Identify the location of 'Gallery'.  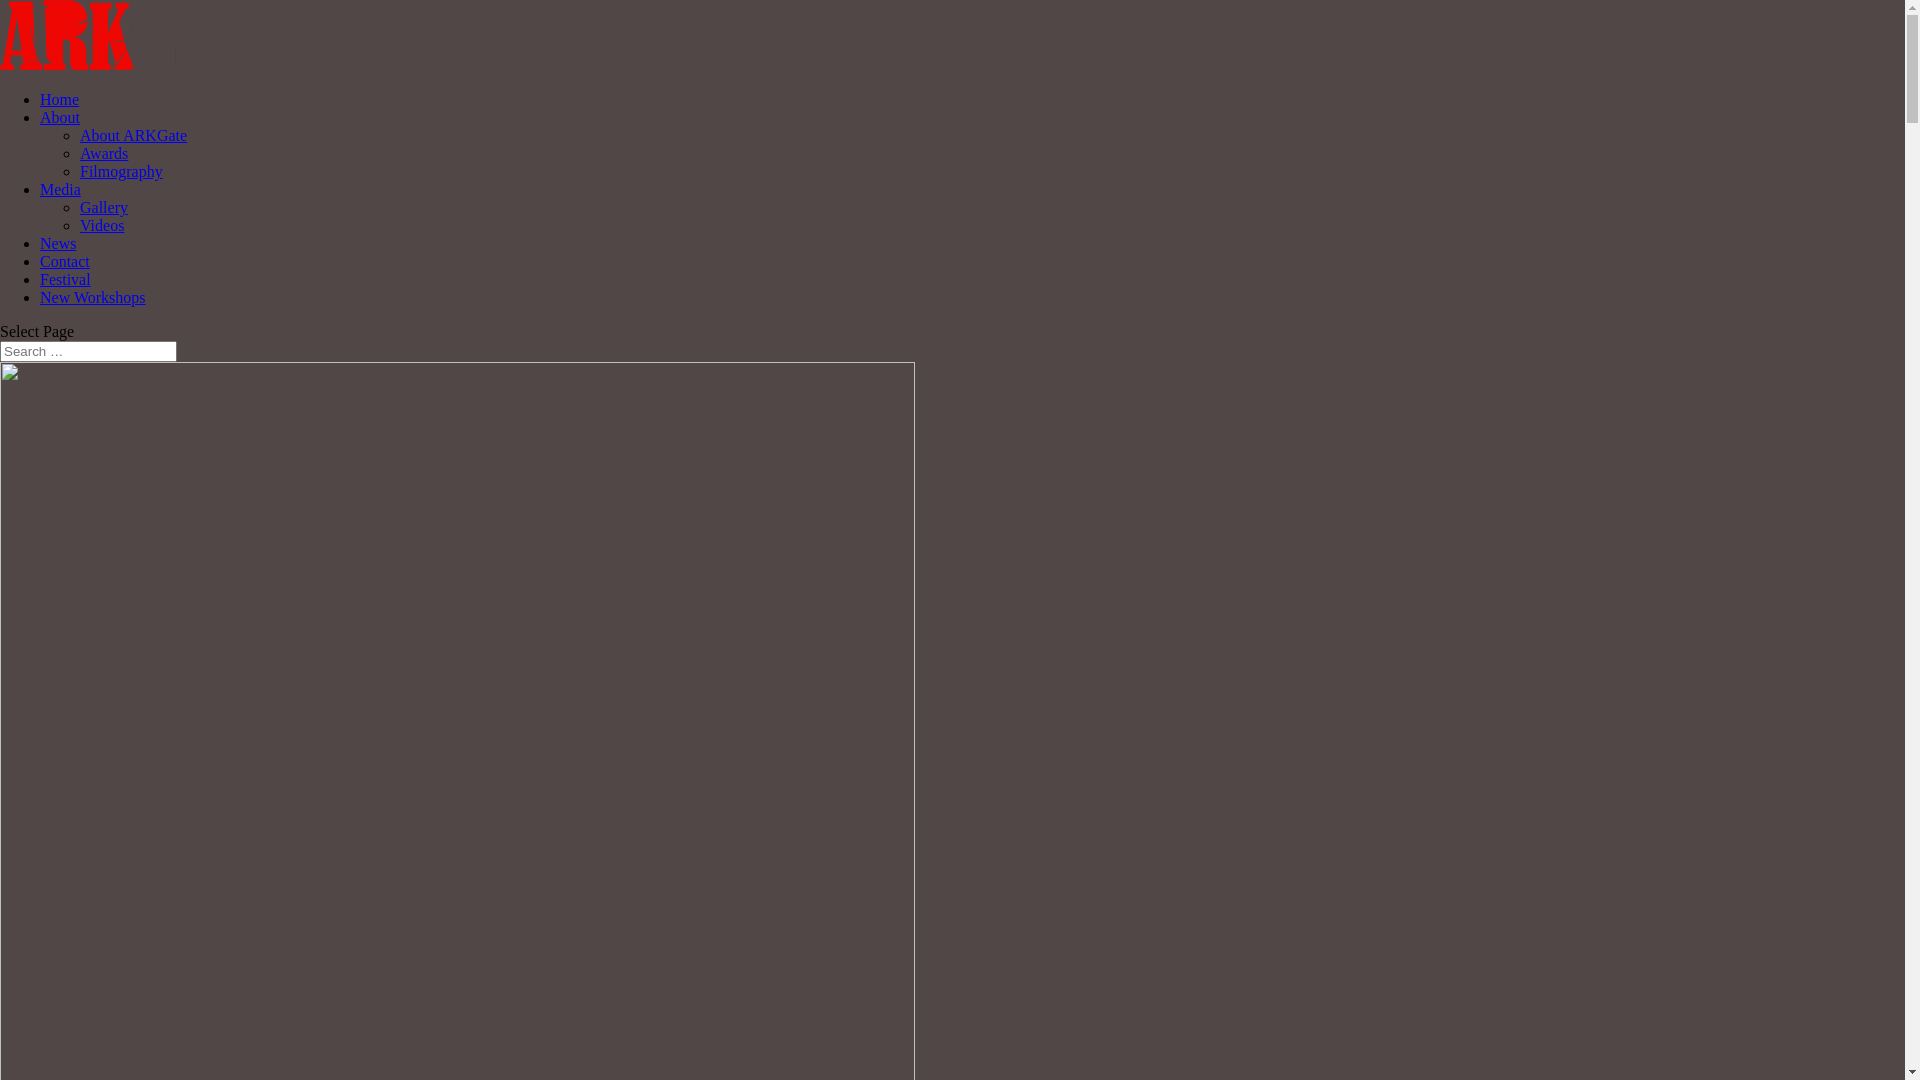
(103, 207).